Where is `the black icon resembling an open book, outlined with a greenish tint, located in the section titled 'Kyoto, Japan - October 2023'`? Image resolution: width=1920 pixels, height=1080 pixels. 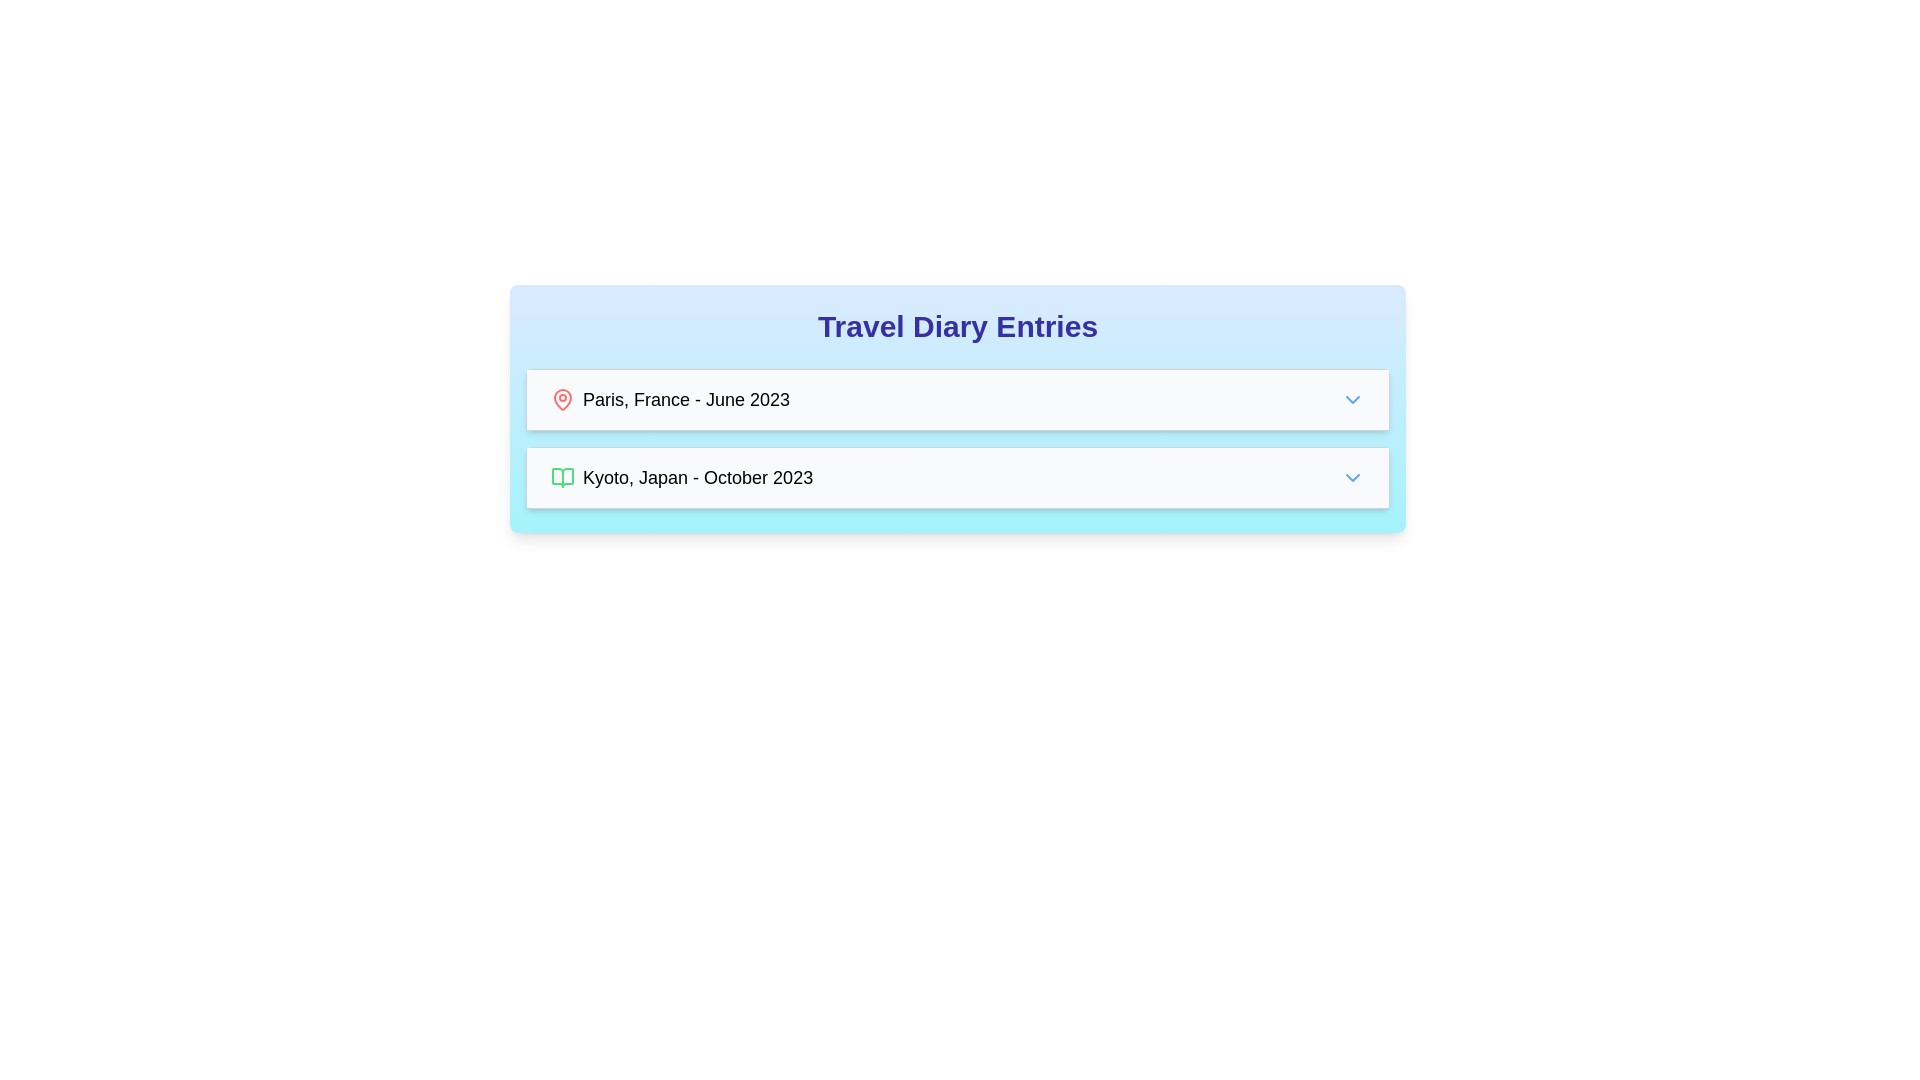
the black icon resembling an open book, outlined with a greenish tint, located in the section titled 'Kyoto, Japan - October 2023' is located at coordinates (561, 478).